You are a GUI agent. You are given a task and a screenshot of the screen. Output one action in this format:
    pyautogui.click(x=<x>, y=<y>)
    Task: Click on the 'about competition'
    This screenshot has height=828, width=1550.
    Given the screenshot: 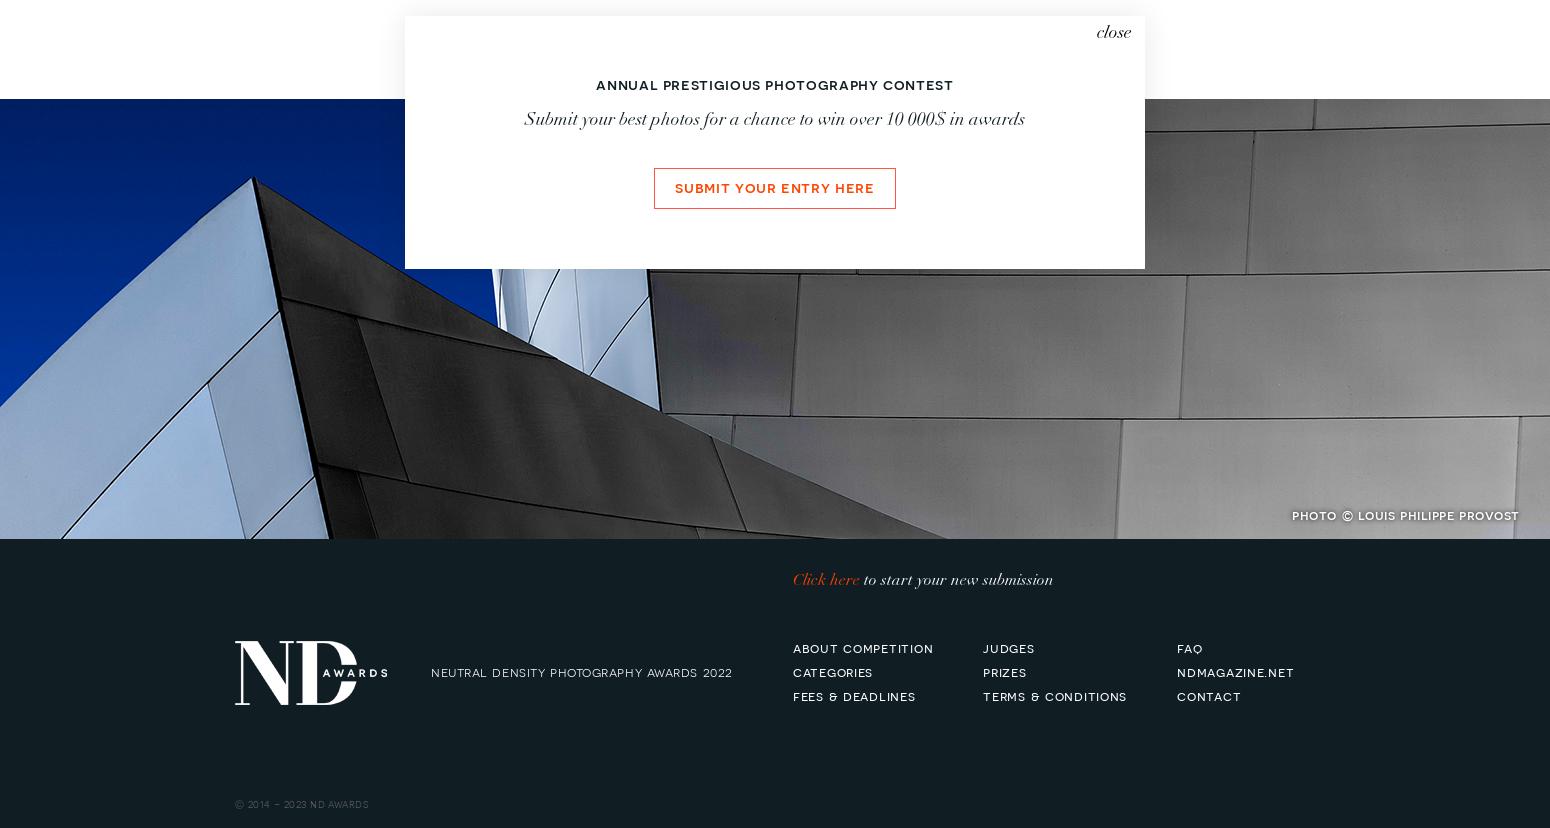 What is the action you would take?
    pyautogui.click(x=863, y=646)
    